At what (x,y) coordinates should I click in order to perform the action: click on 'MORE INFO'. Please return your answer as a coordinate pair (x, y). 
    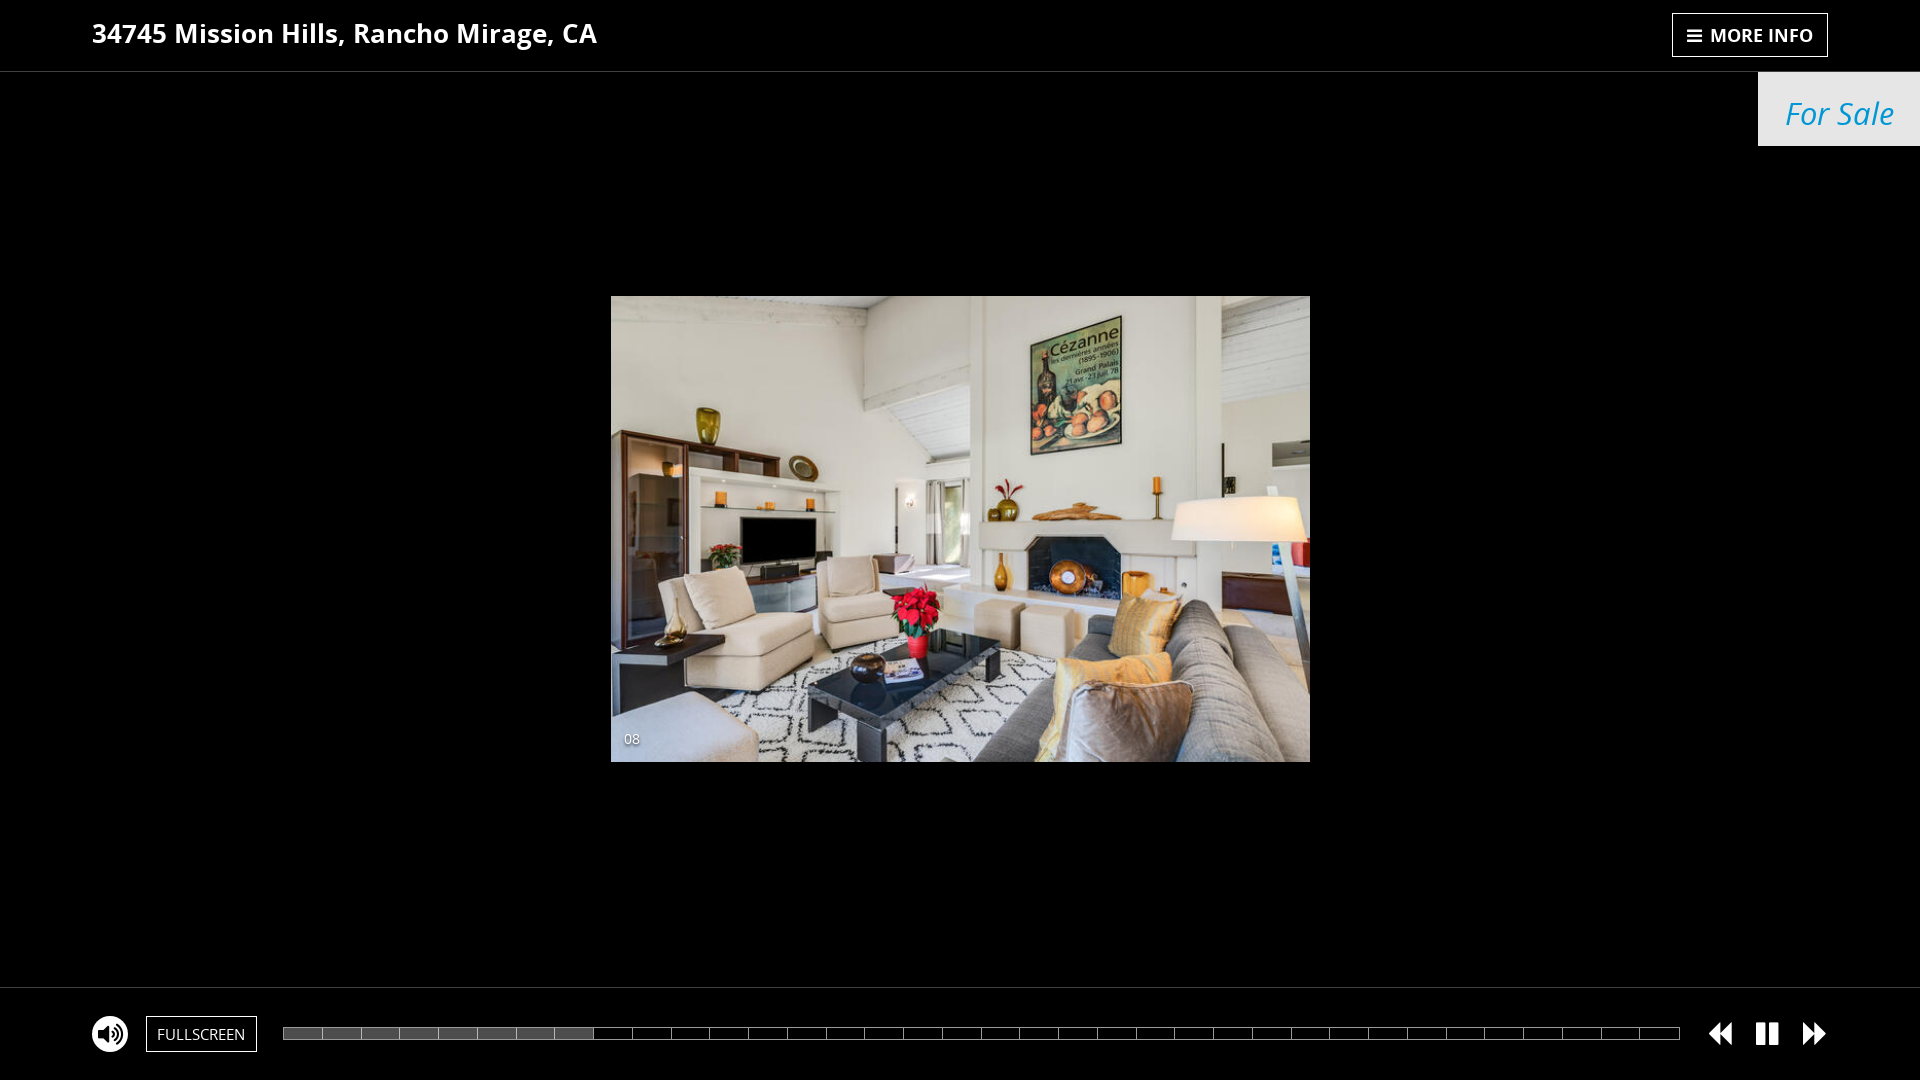
    Looking at the image, I should click on (1749, 34).